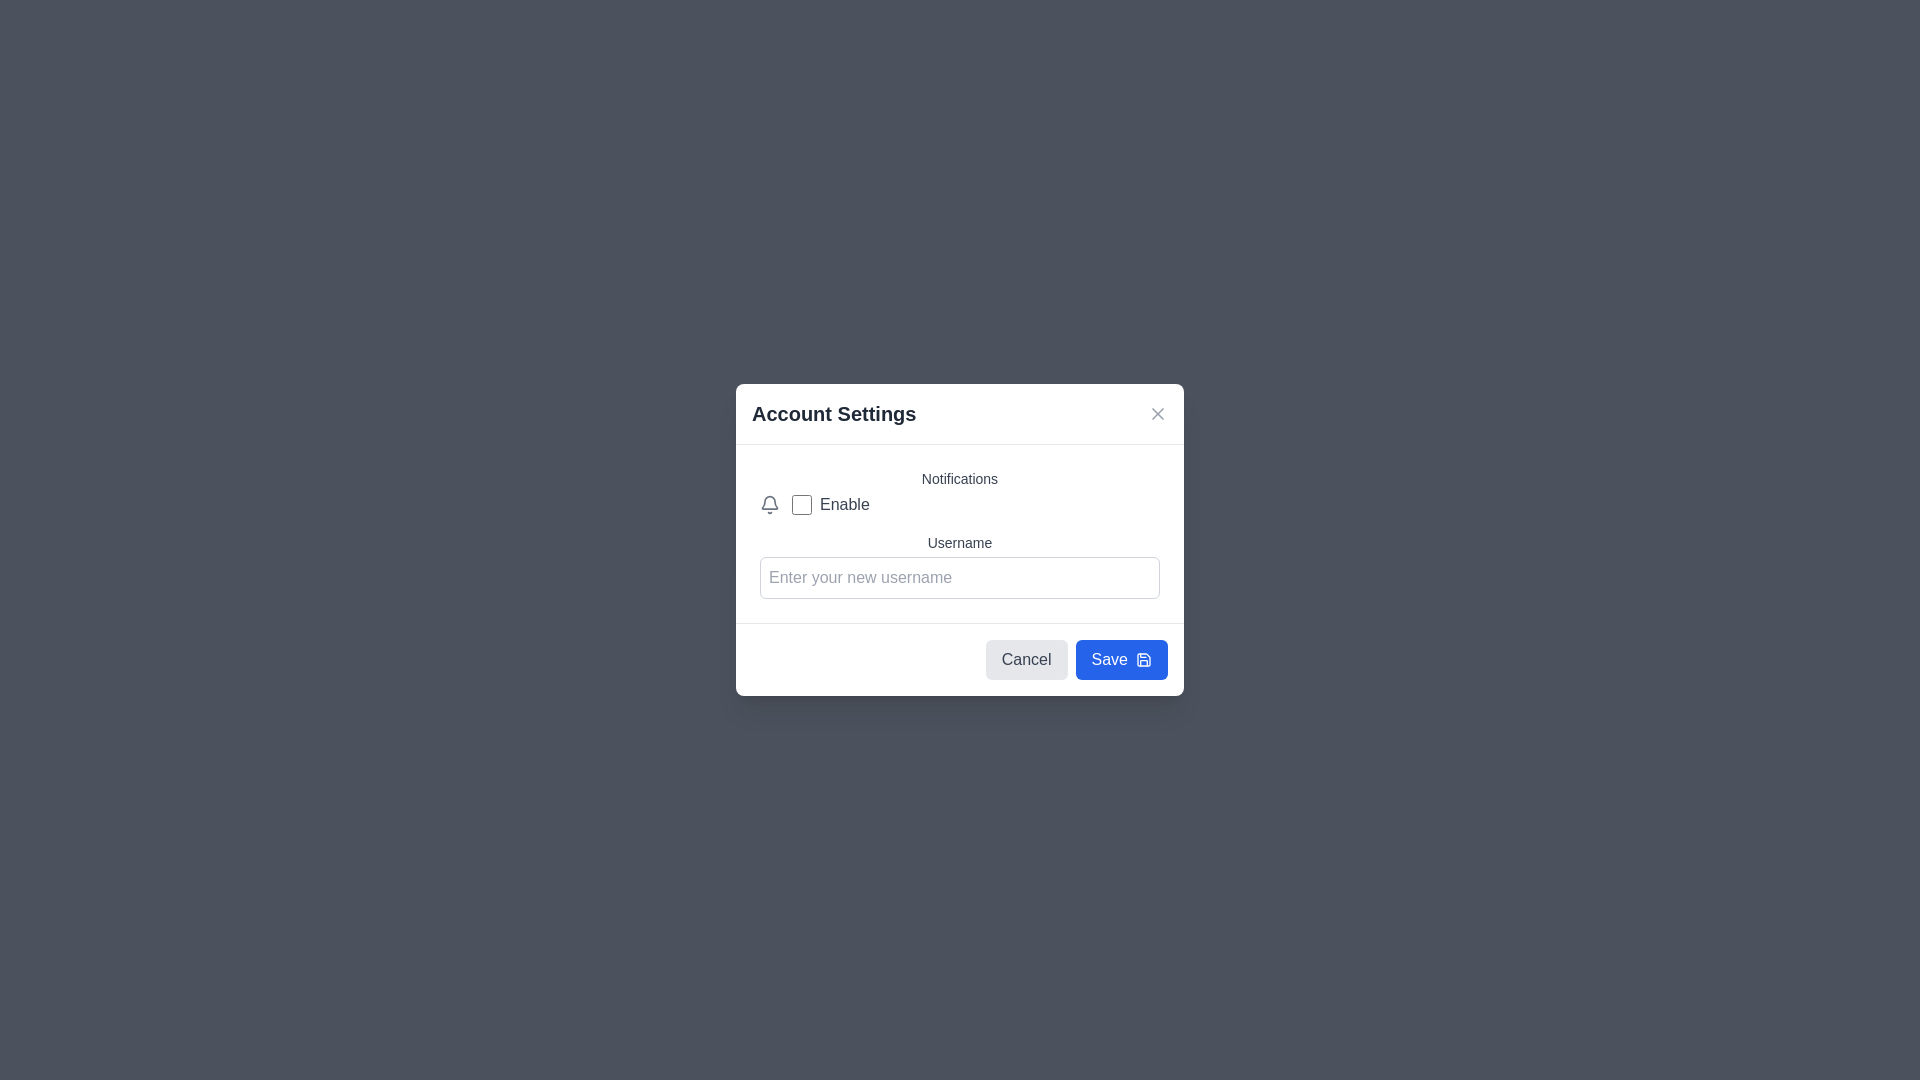 The height and width of the screenshot is (1080, 1920). I want to click on the static text label displaying 'Notifications' in gray font, located near the top center of the 'Account Settings' modal, above the 'Enable' checkbox, so click(960, 478).